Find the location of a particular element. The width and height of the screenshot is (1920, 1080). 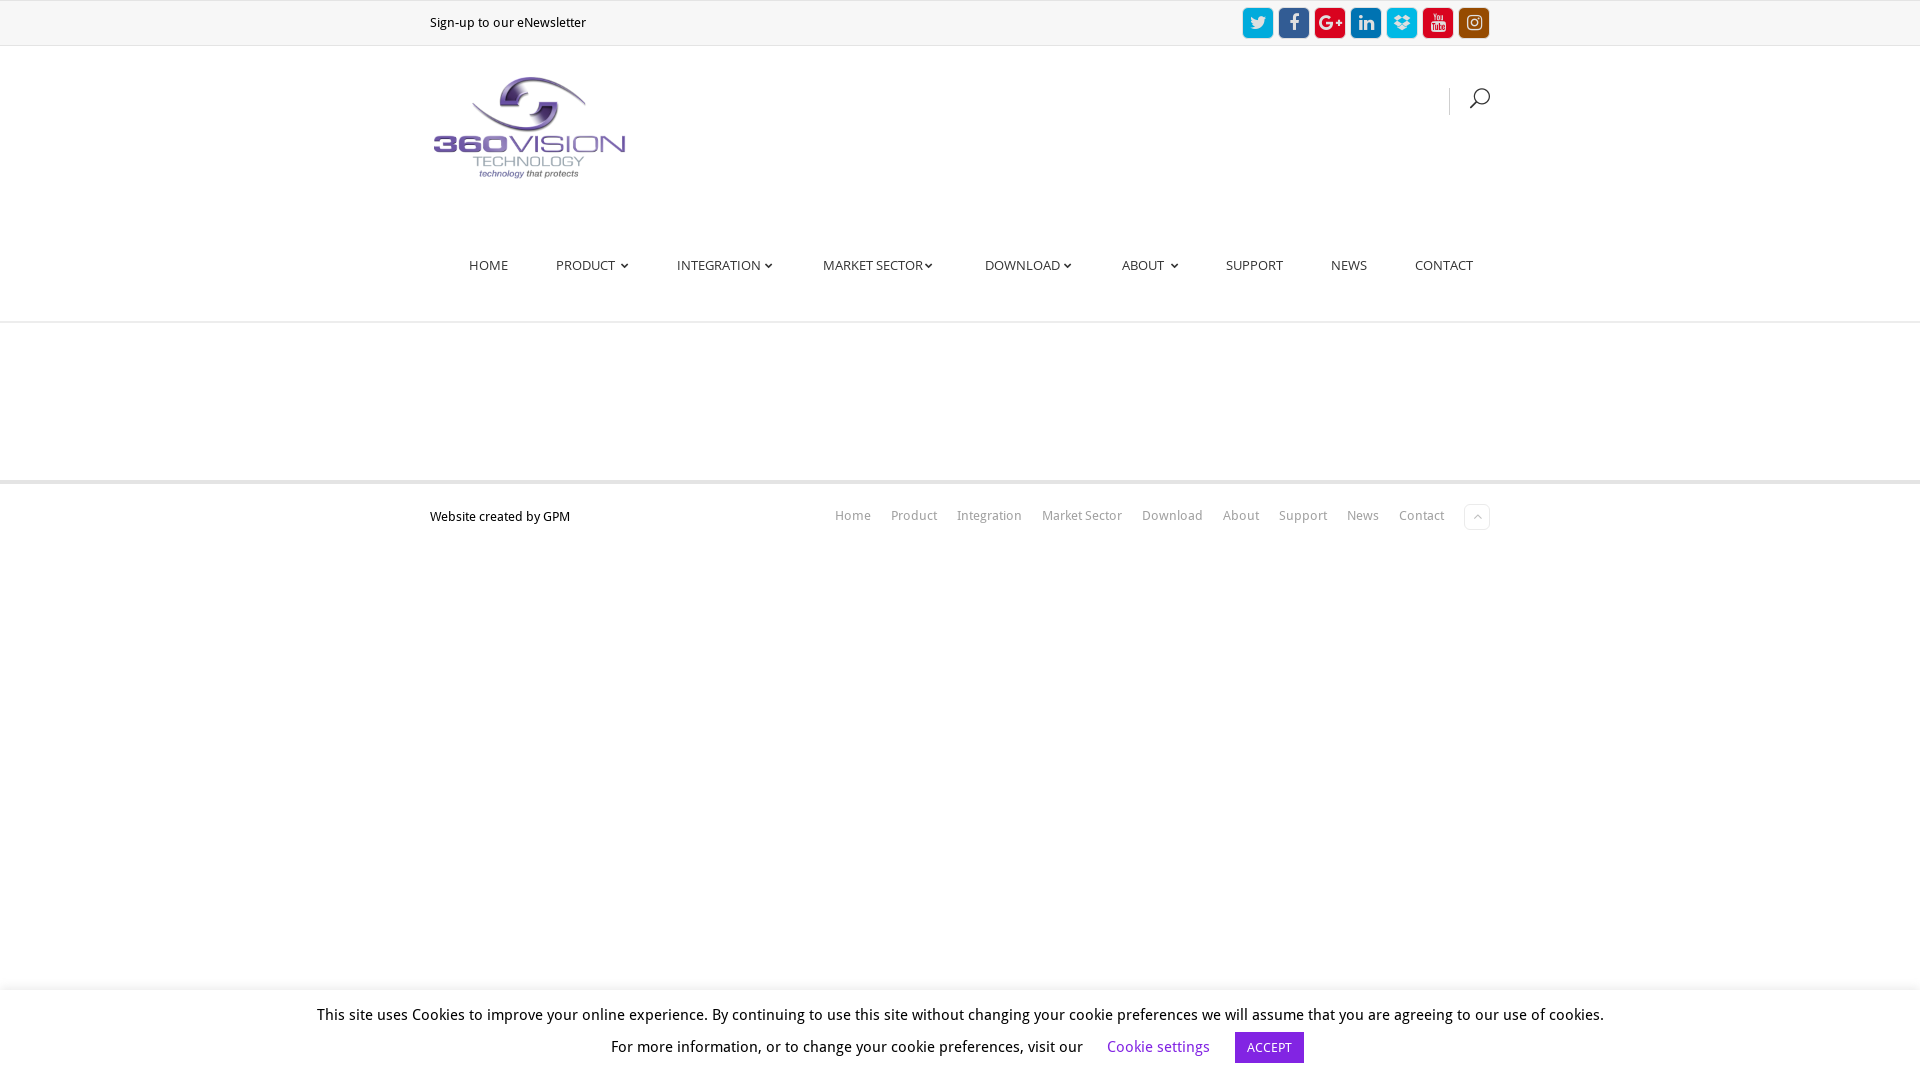

'Support' is located at coordinates (1302, 514).